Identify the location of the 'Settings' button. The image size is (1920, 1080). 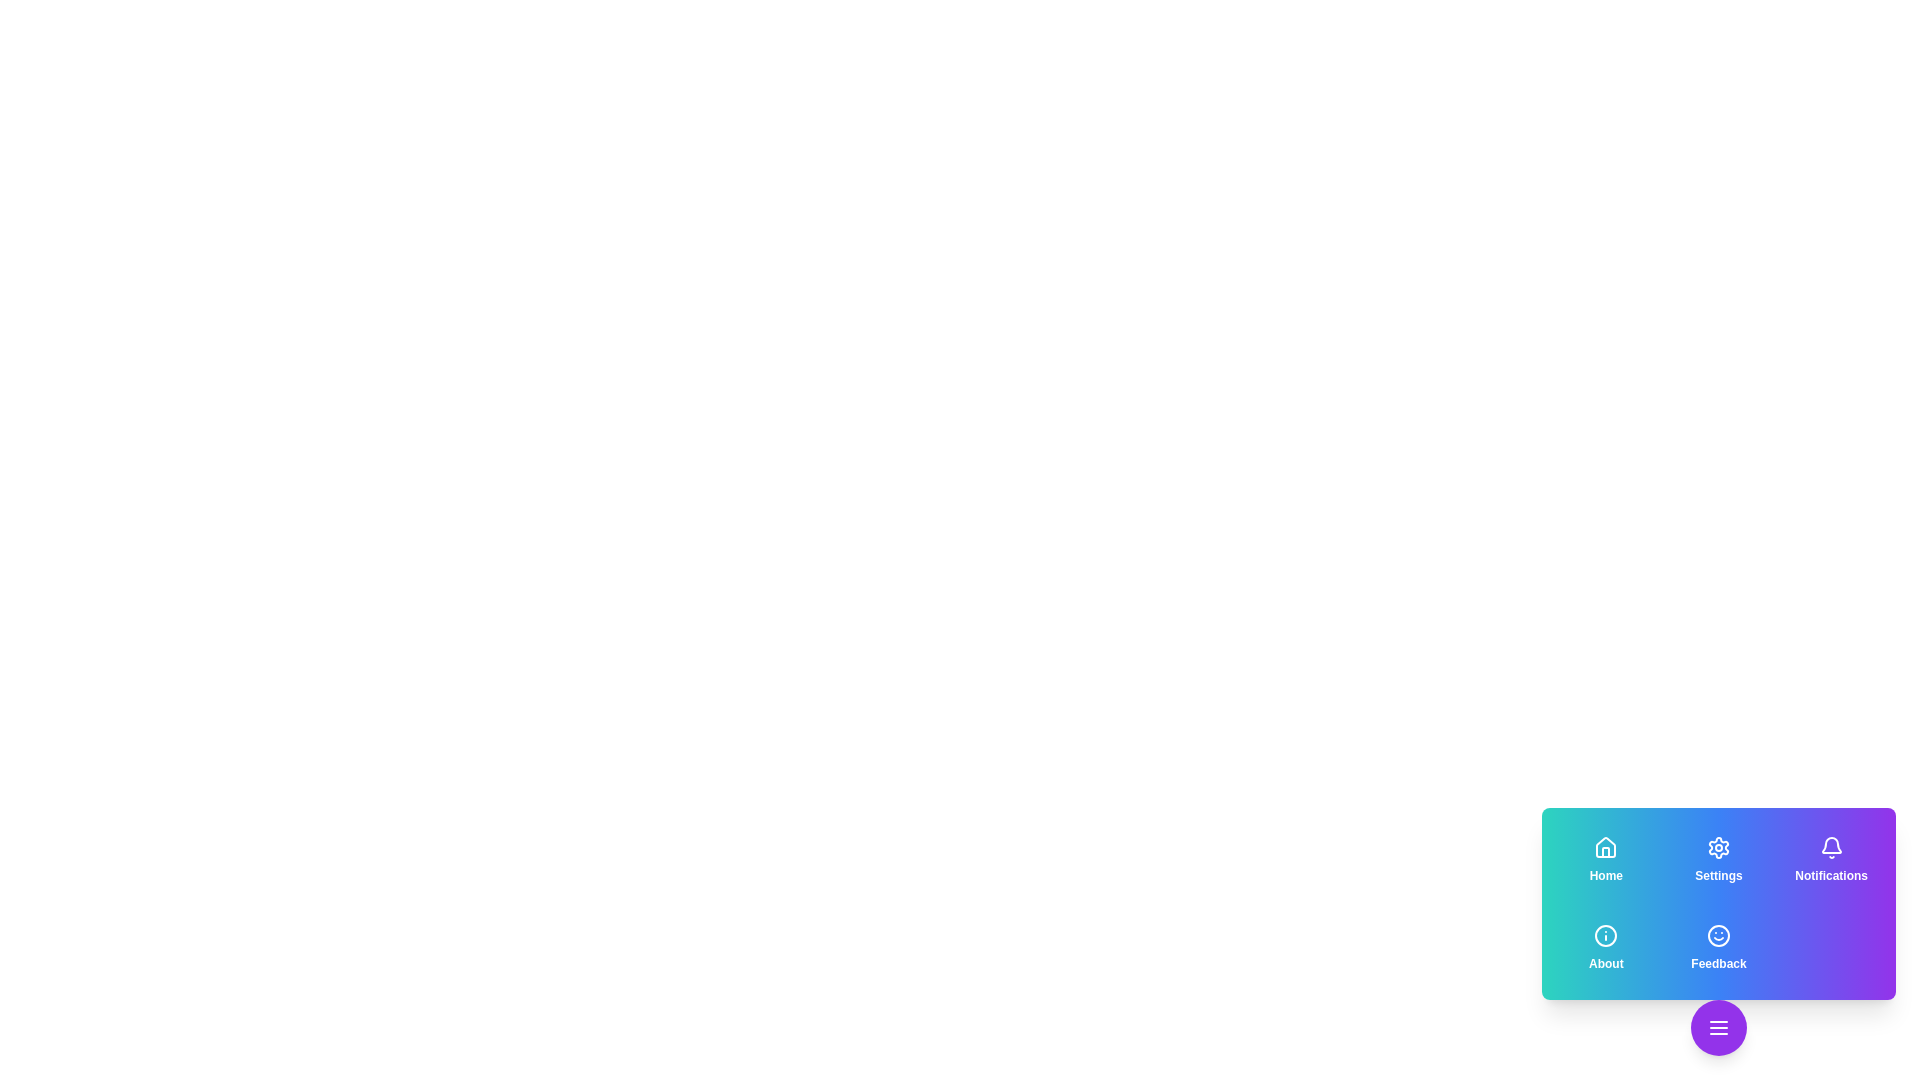
(1717, 859).